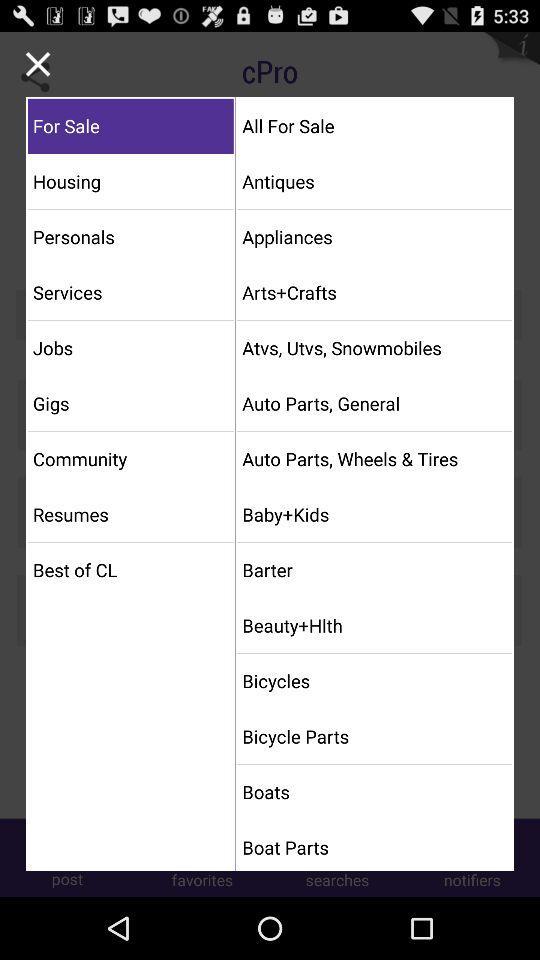 The height and width of the screenshot is (960, 540). I want to click on bicycle parts item, so click(374, 735).